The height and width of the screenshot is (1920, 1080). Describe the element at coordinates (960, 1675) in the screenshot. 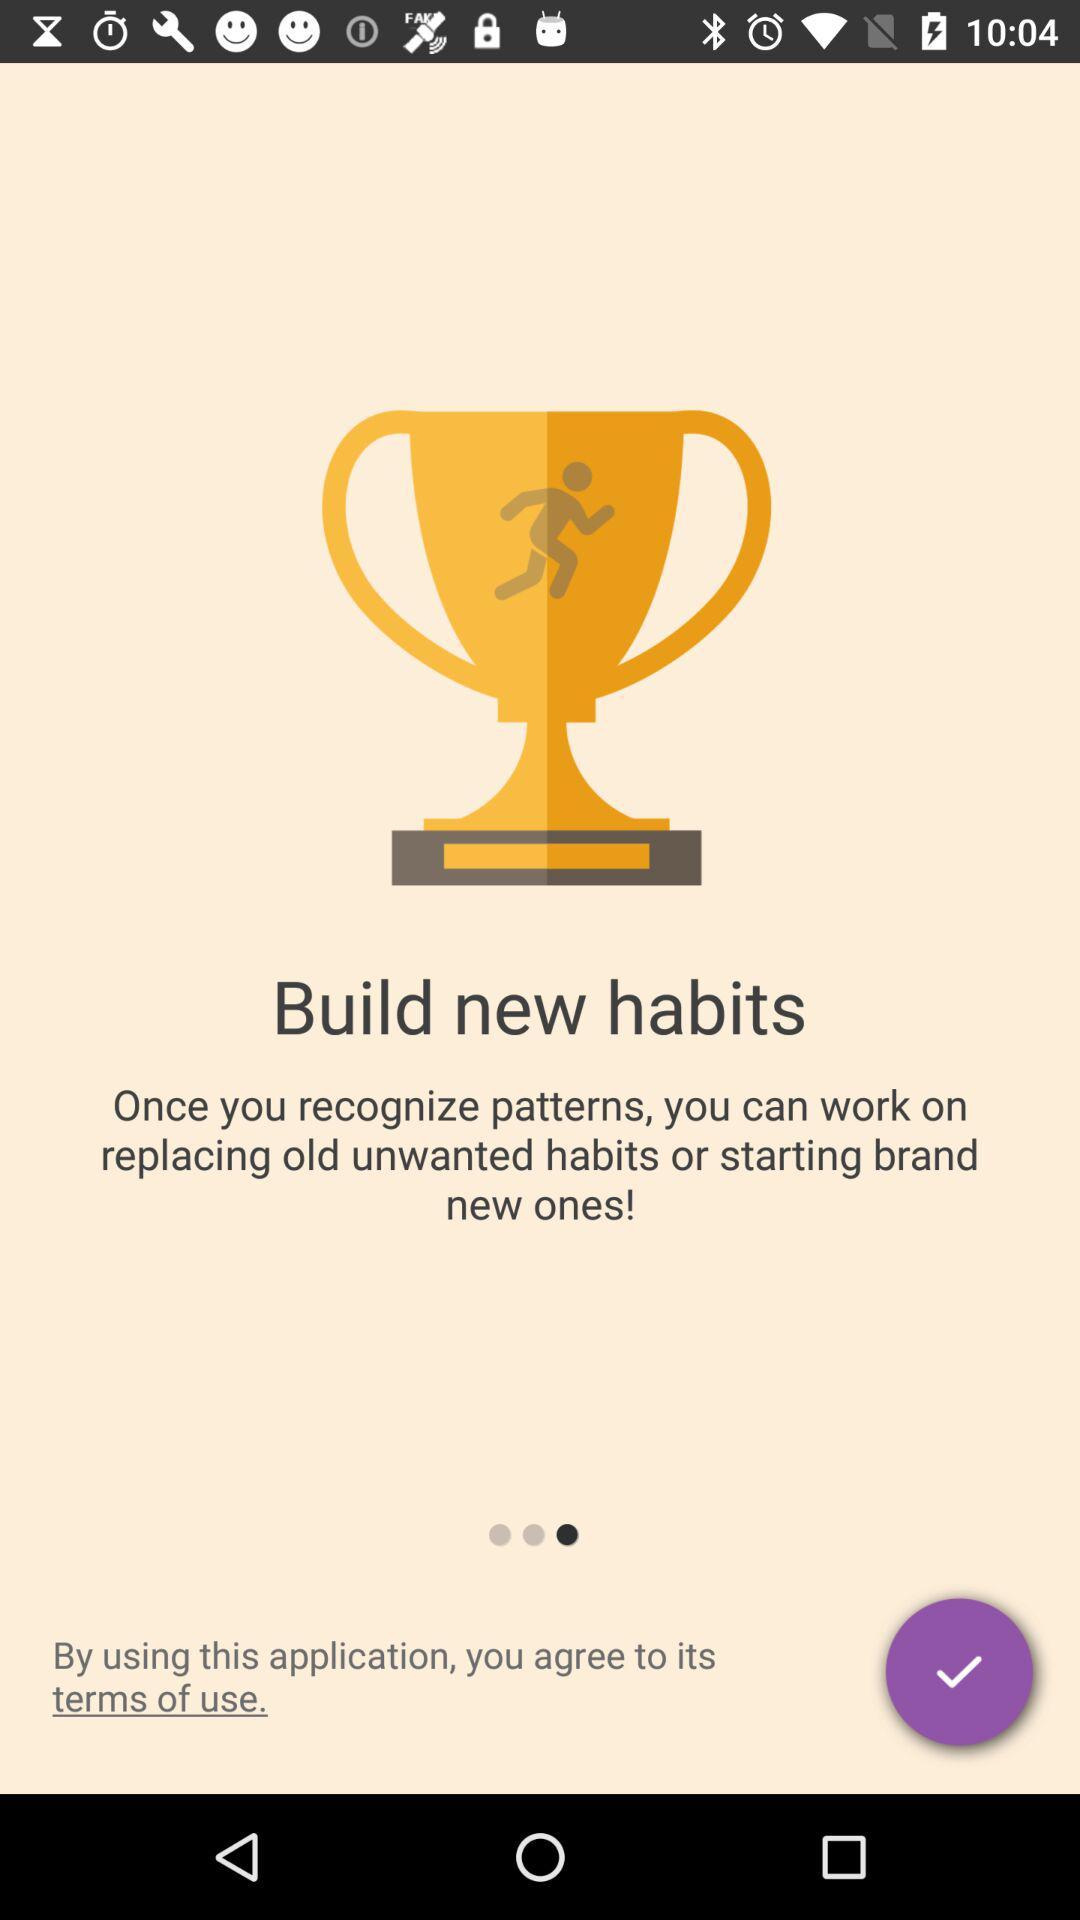

I see `right` at that location.